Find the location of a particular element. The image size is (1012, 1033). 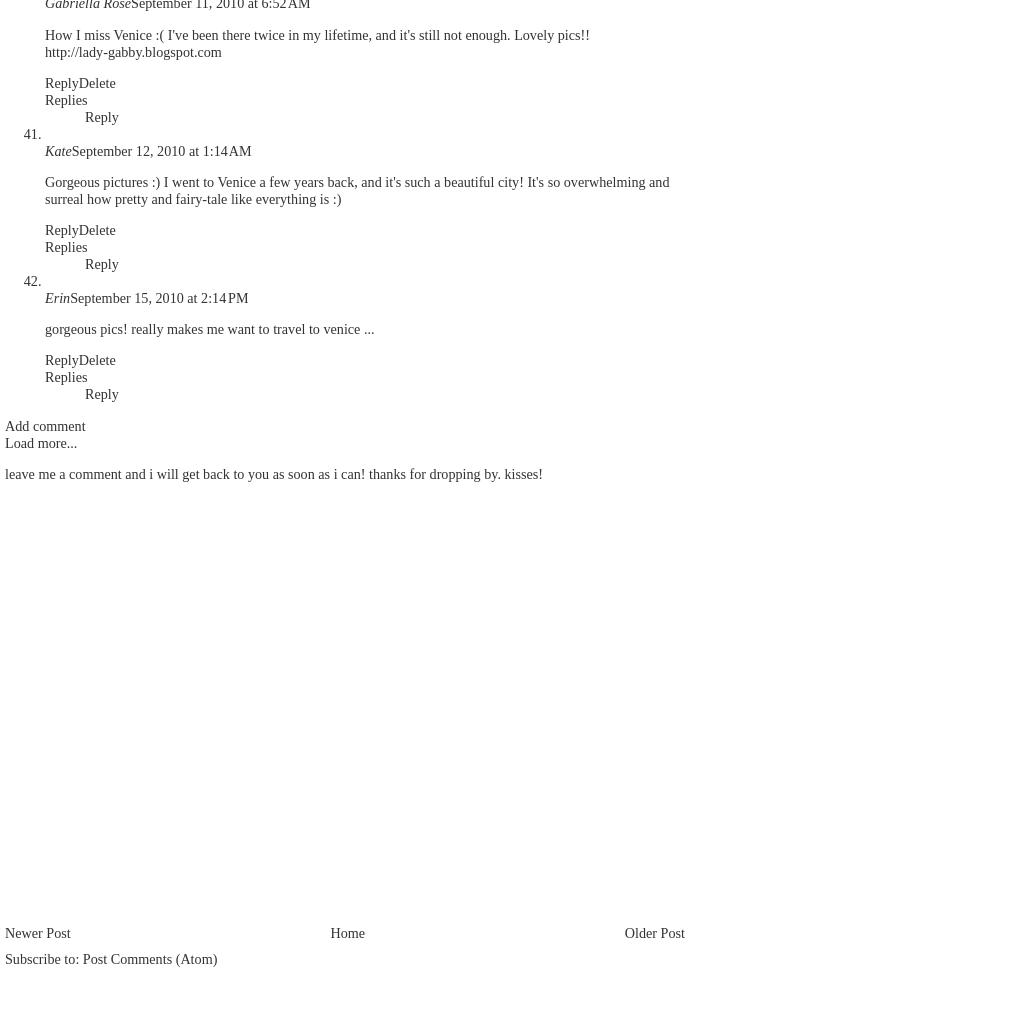

'Home' is located at coordinates (329, 932).